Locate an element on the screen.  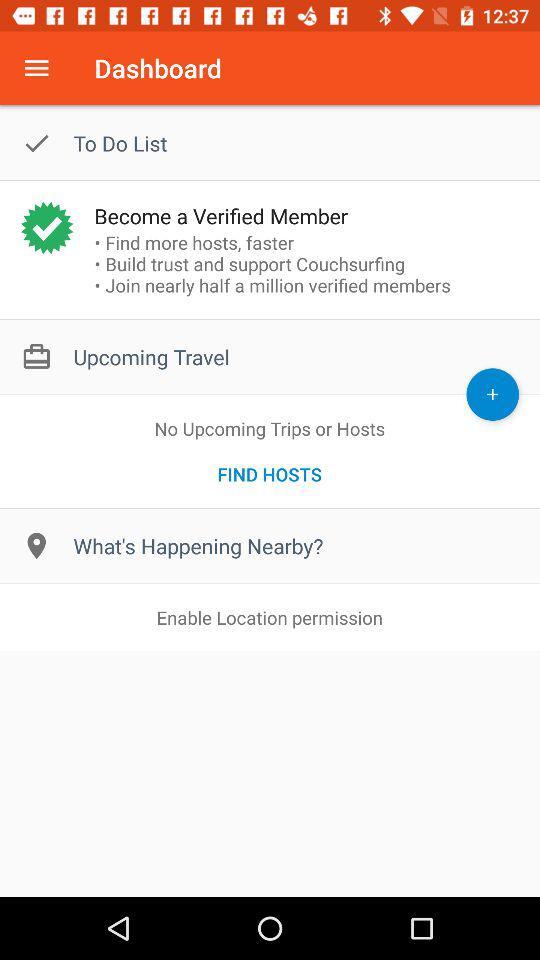
icon on the right is located at coordinates (491, 393).